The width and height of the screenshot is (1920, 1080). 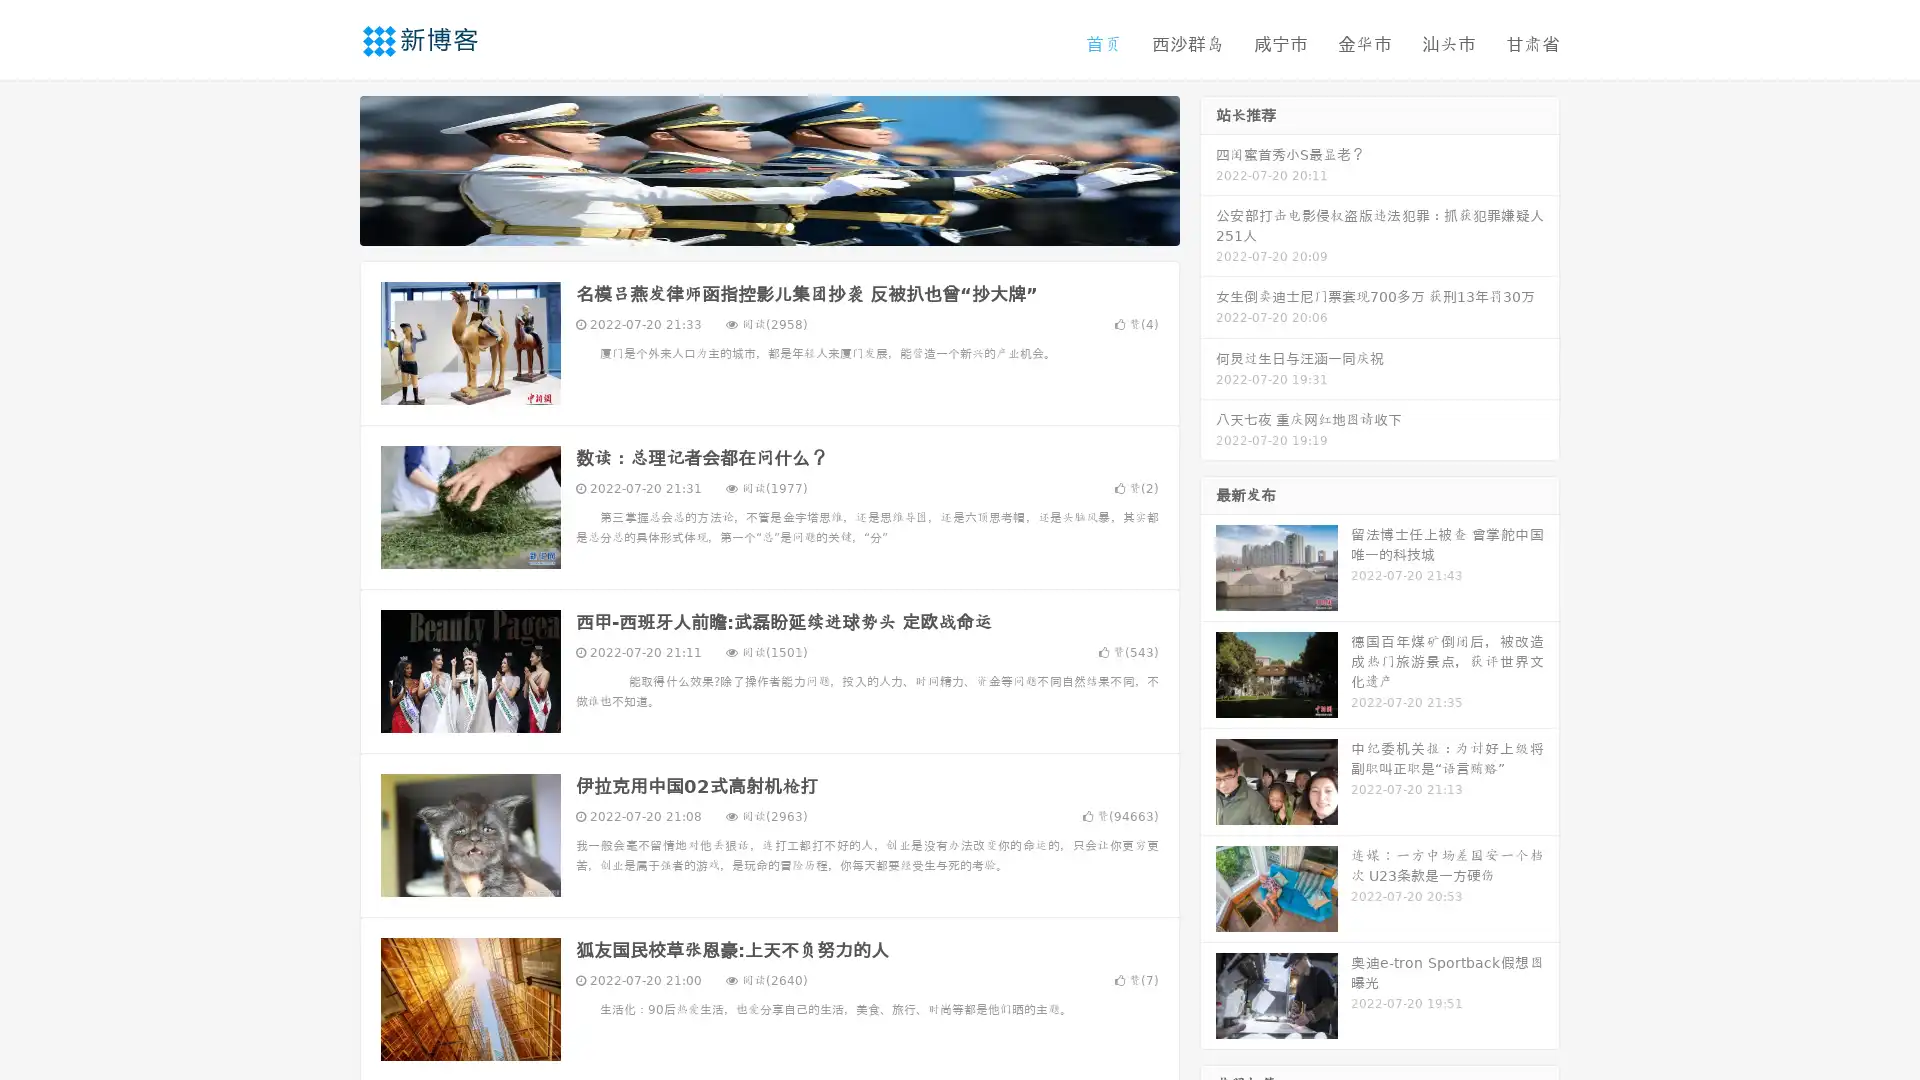 What do you see at coordinates (768, 225) in the screenshot?
I see `Go to slide 2` at bounding box center [768, 225].